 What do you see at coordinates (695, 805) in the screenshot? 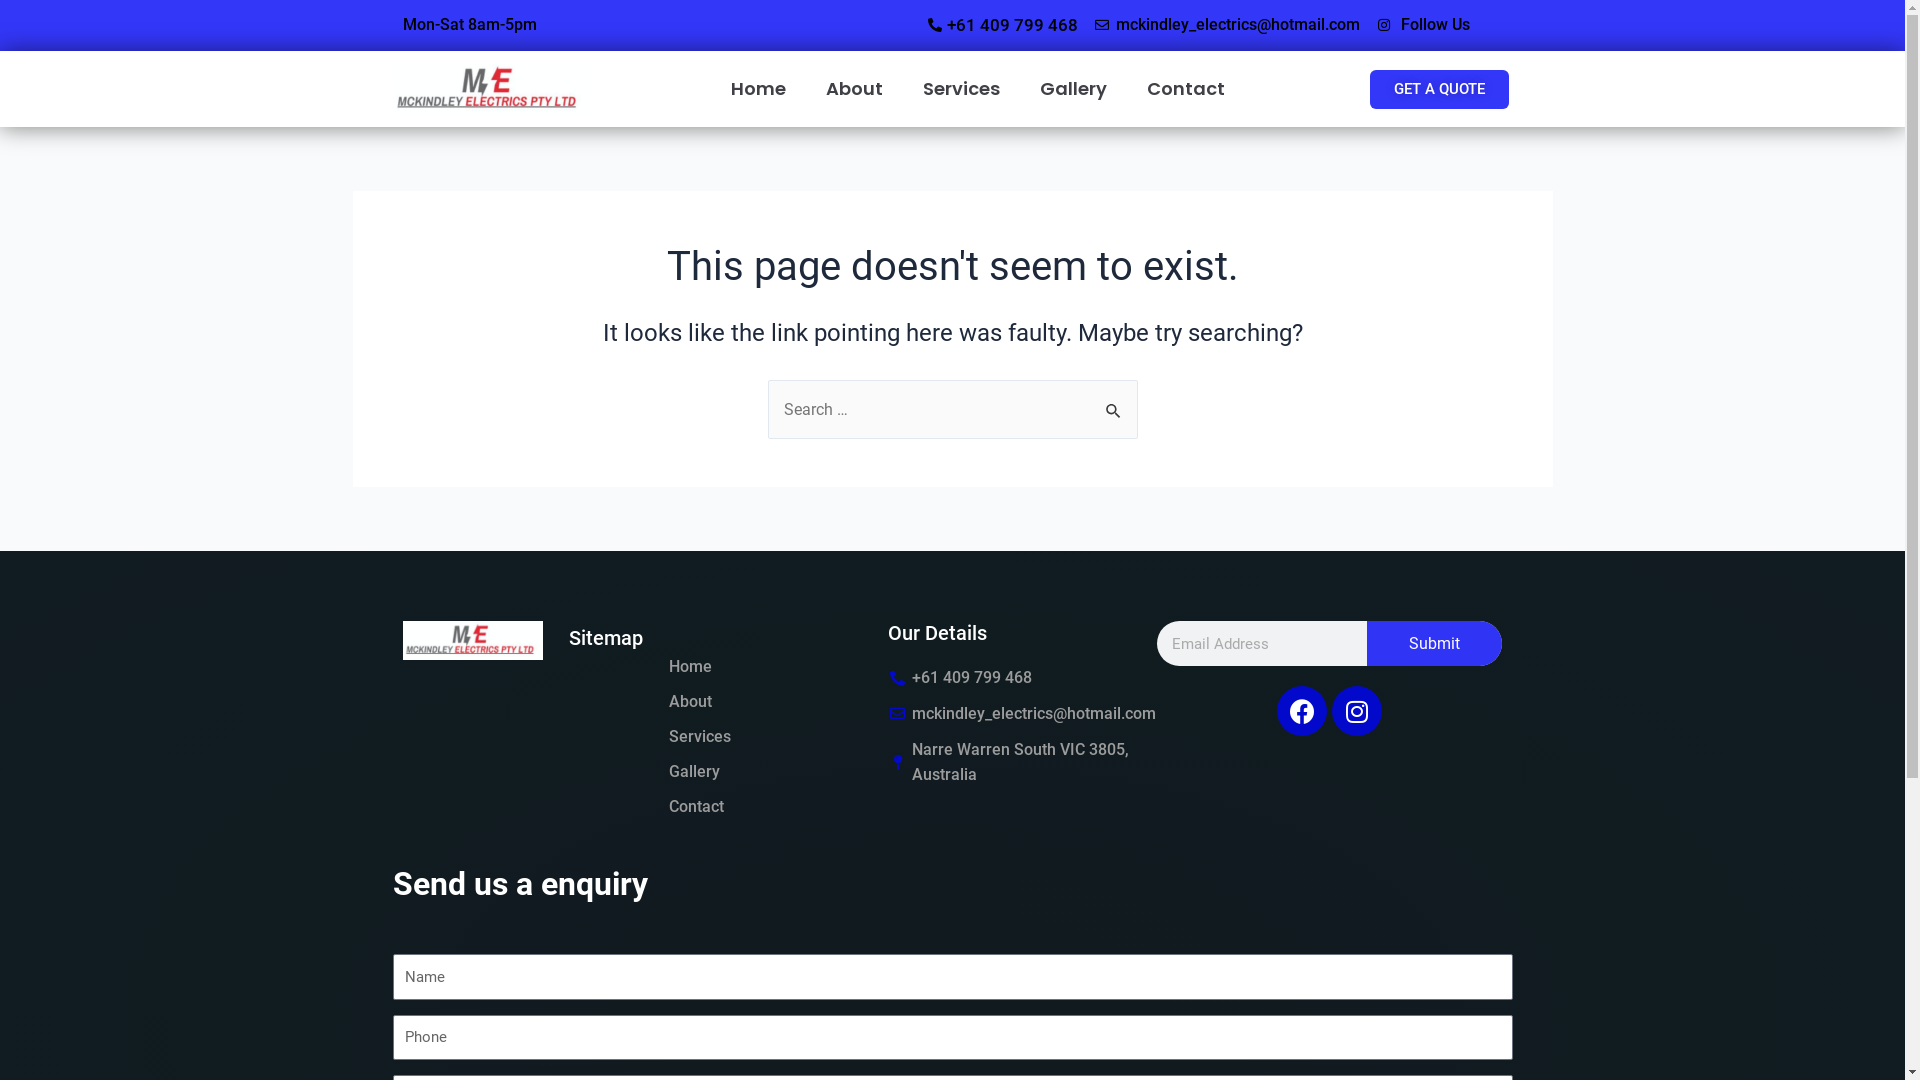
I see `'Contact'` at bounding box center [695, 805].